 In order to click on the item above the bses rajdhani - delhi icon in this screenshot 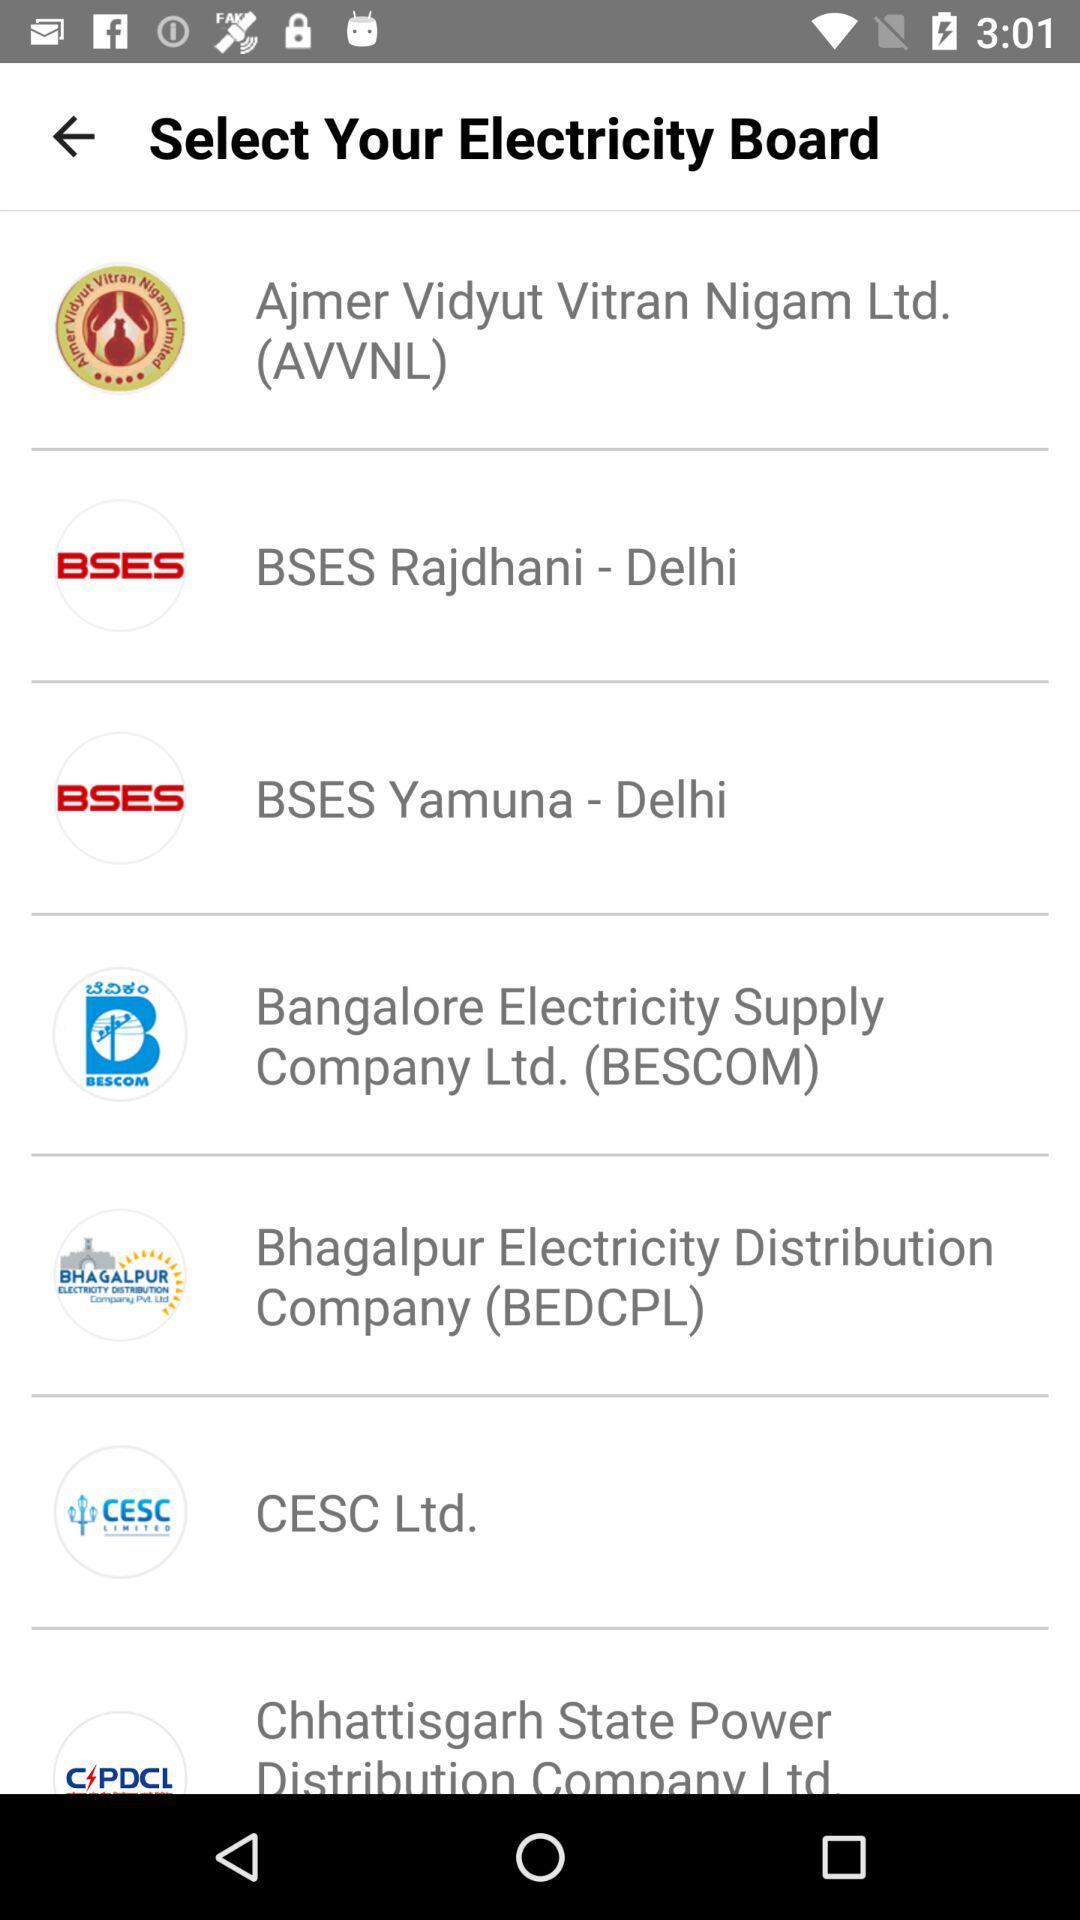, I will do `click(606, 328)`.